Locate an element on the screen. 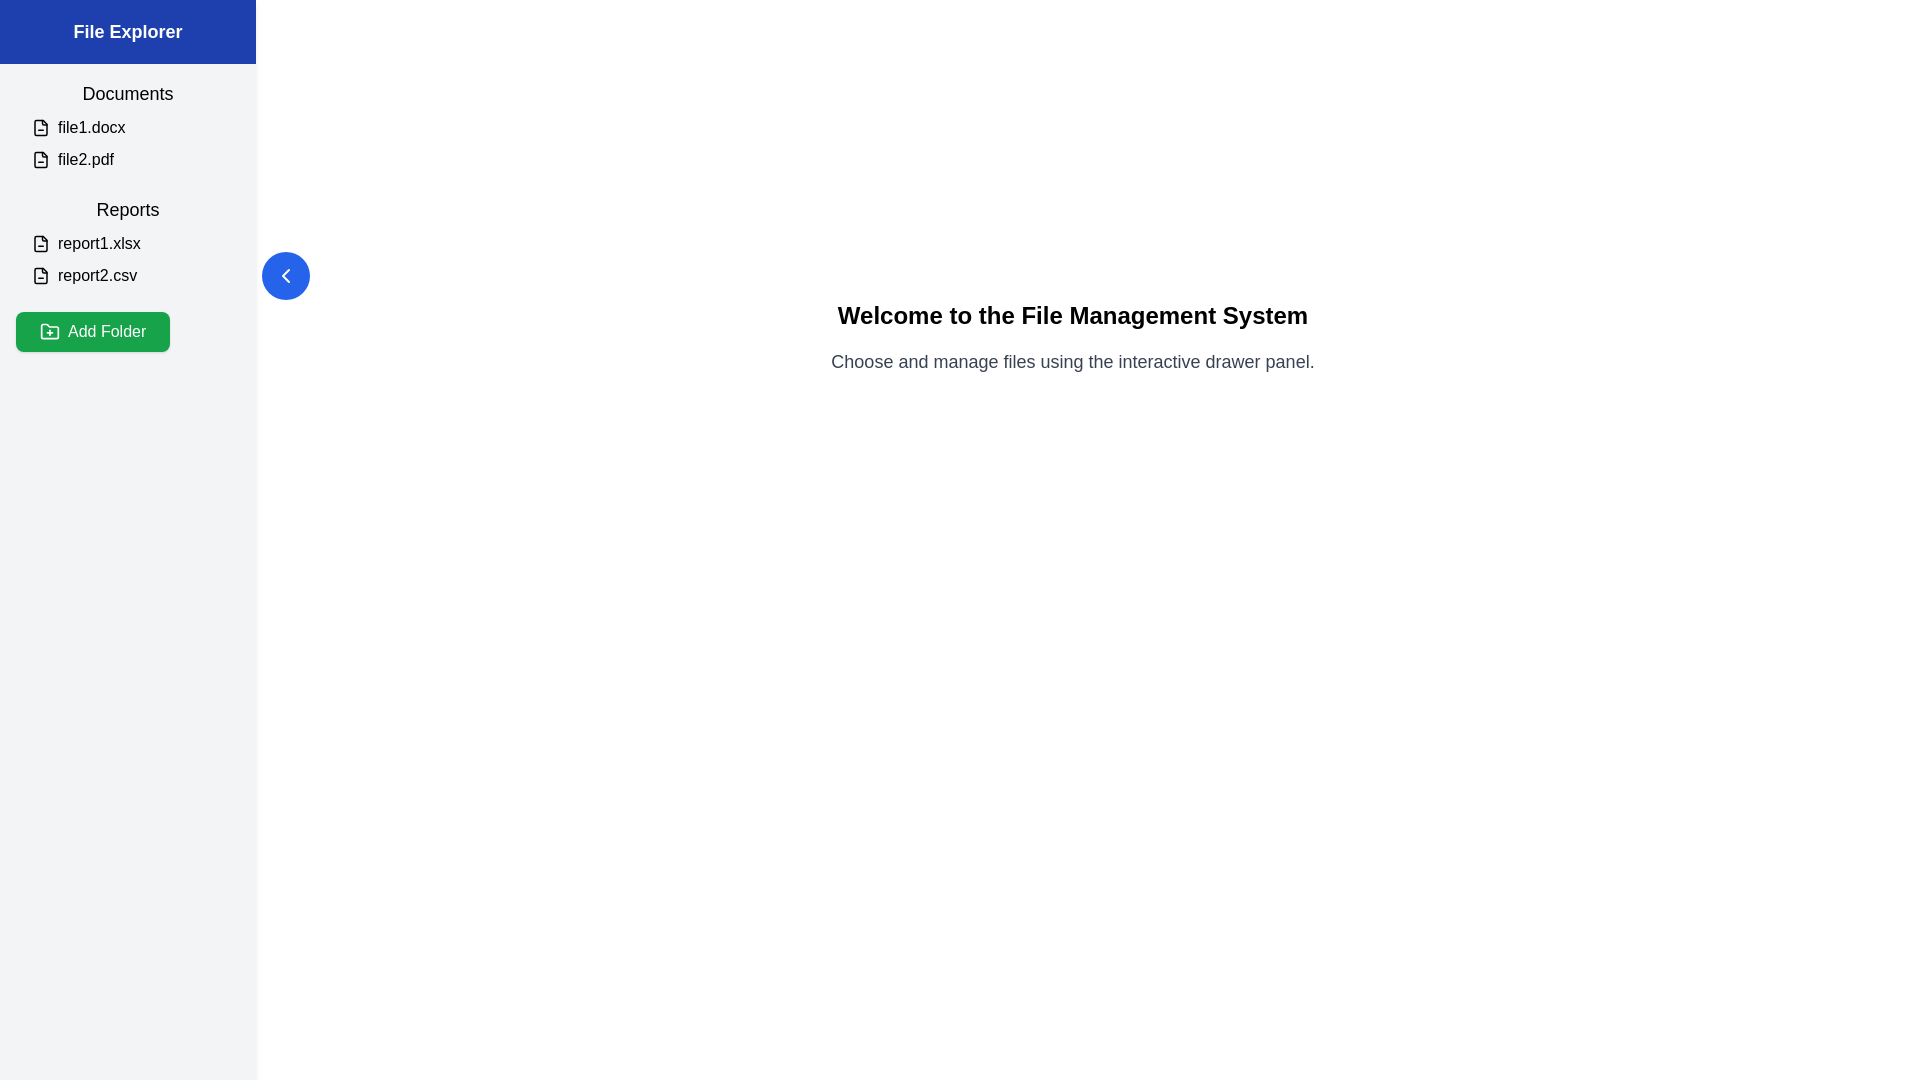 The image size is (1920, 1080). the 'Add Folder' button, which is a green rectangular button with white text and an icon resembling a folder with a plus sign, located under the 'Reports' header in the left file explorer panel is located at coordinates (92, 330).